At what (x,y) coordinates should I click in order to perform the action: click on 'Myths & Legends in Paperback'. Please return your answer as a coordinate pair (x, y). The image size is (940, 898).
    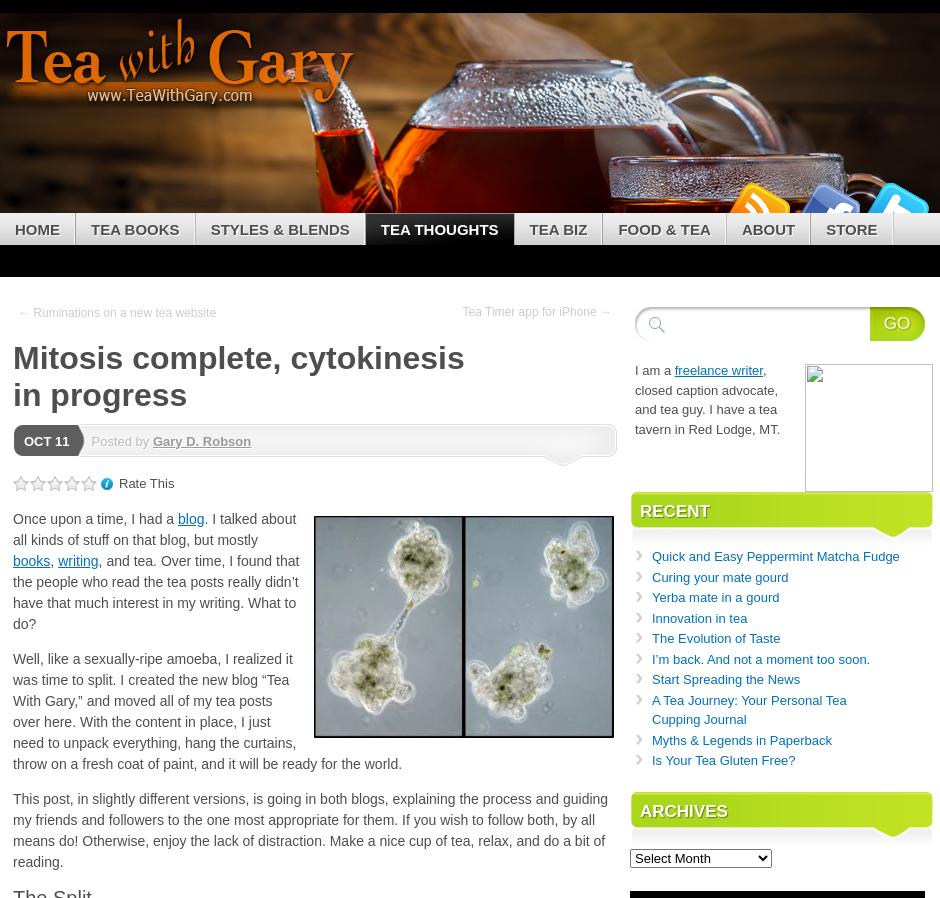
    Looking at the image, I should click on (741, 739).